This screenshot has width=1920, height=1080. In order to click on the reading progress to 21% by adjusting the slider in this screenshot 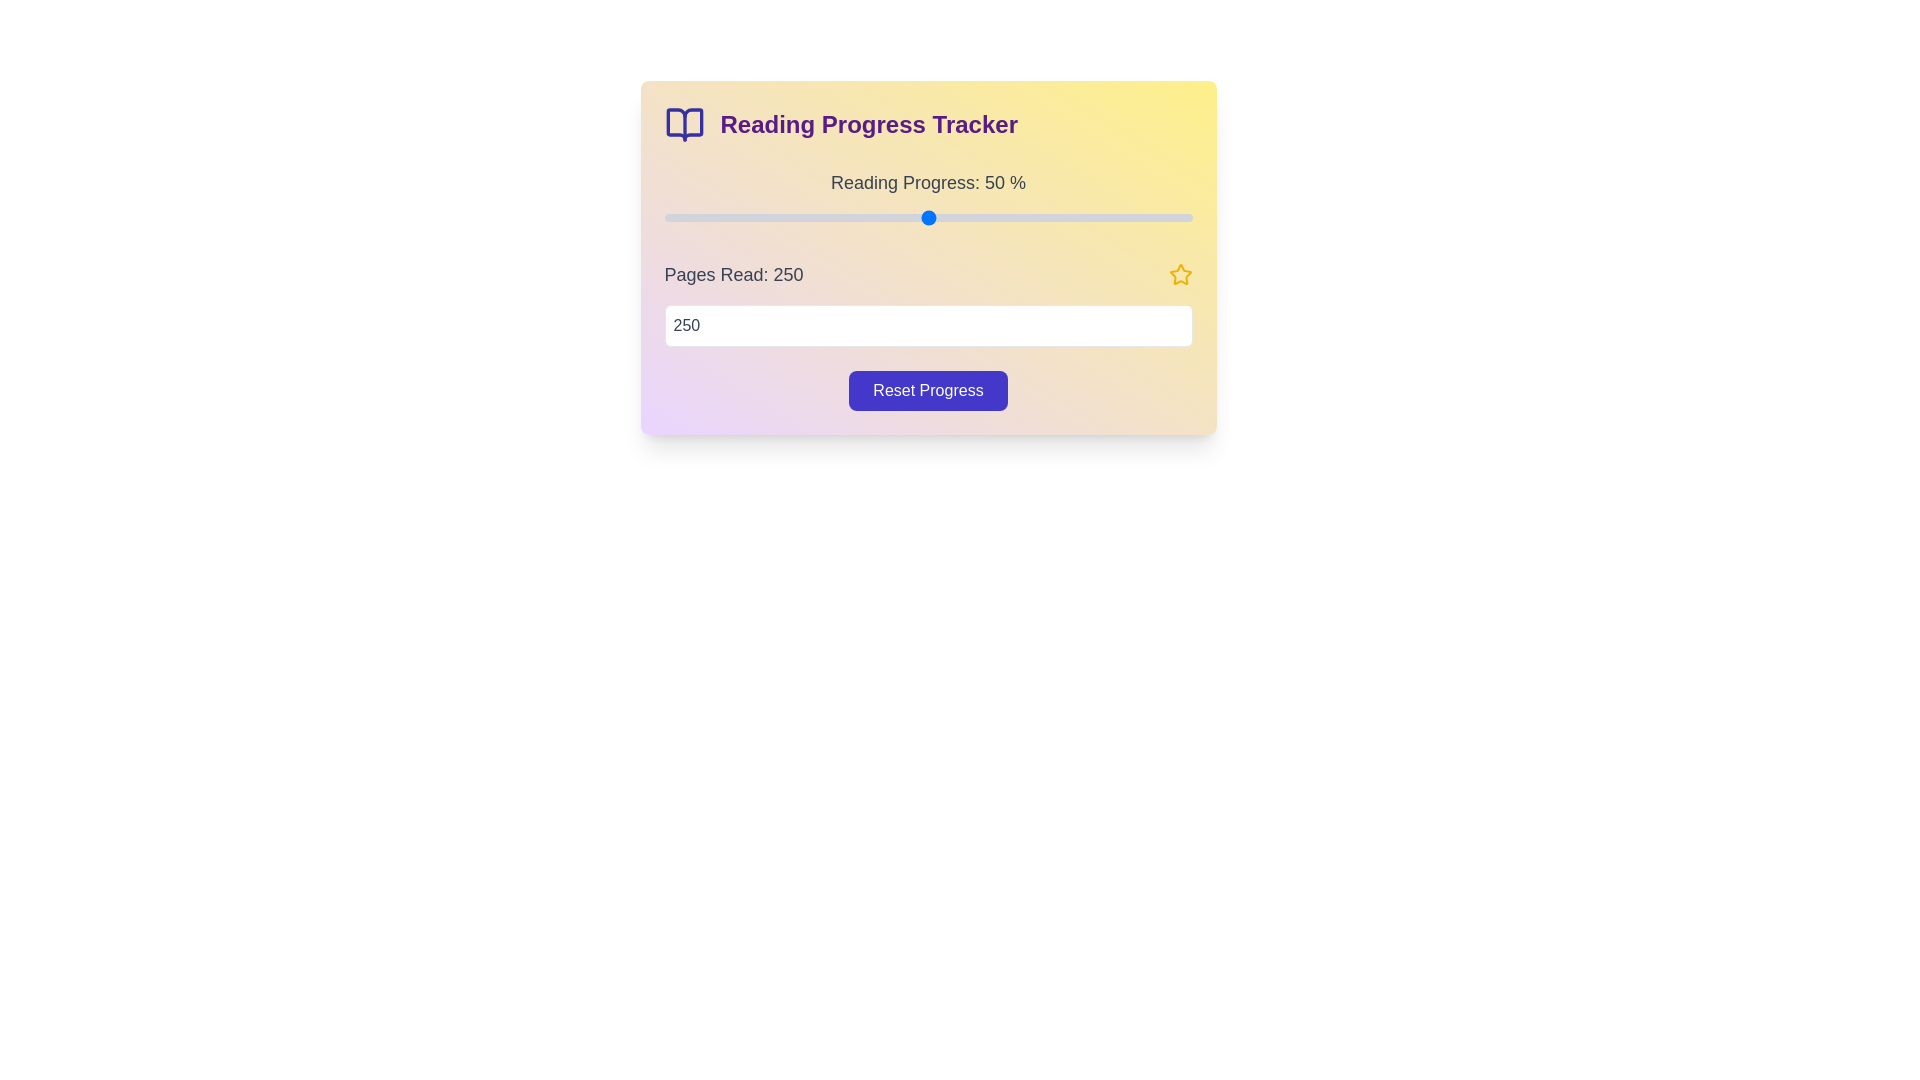, I will do `click(774, 218)`.